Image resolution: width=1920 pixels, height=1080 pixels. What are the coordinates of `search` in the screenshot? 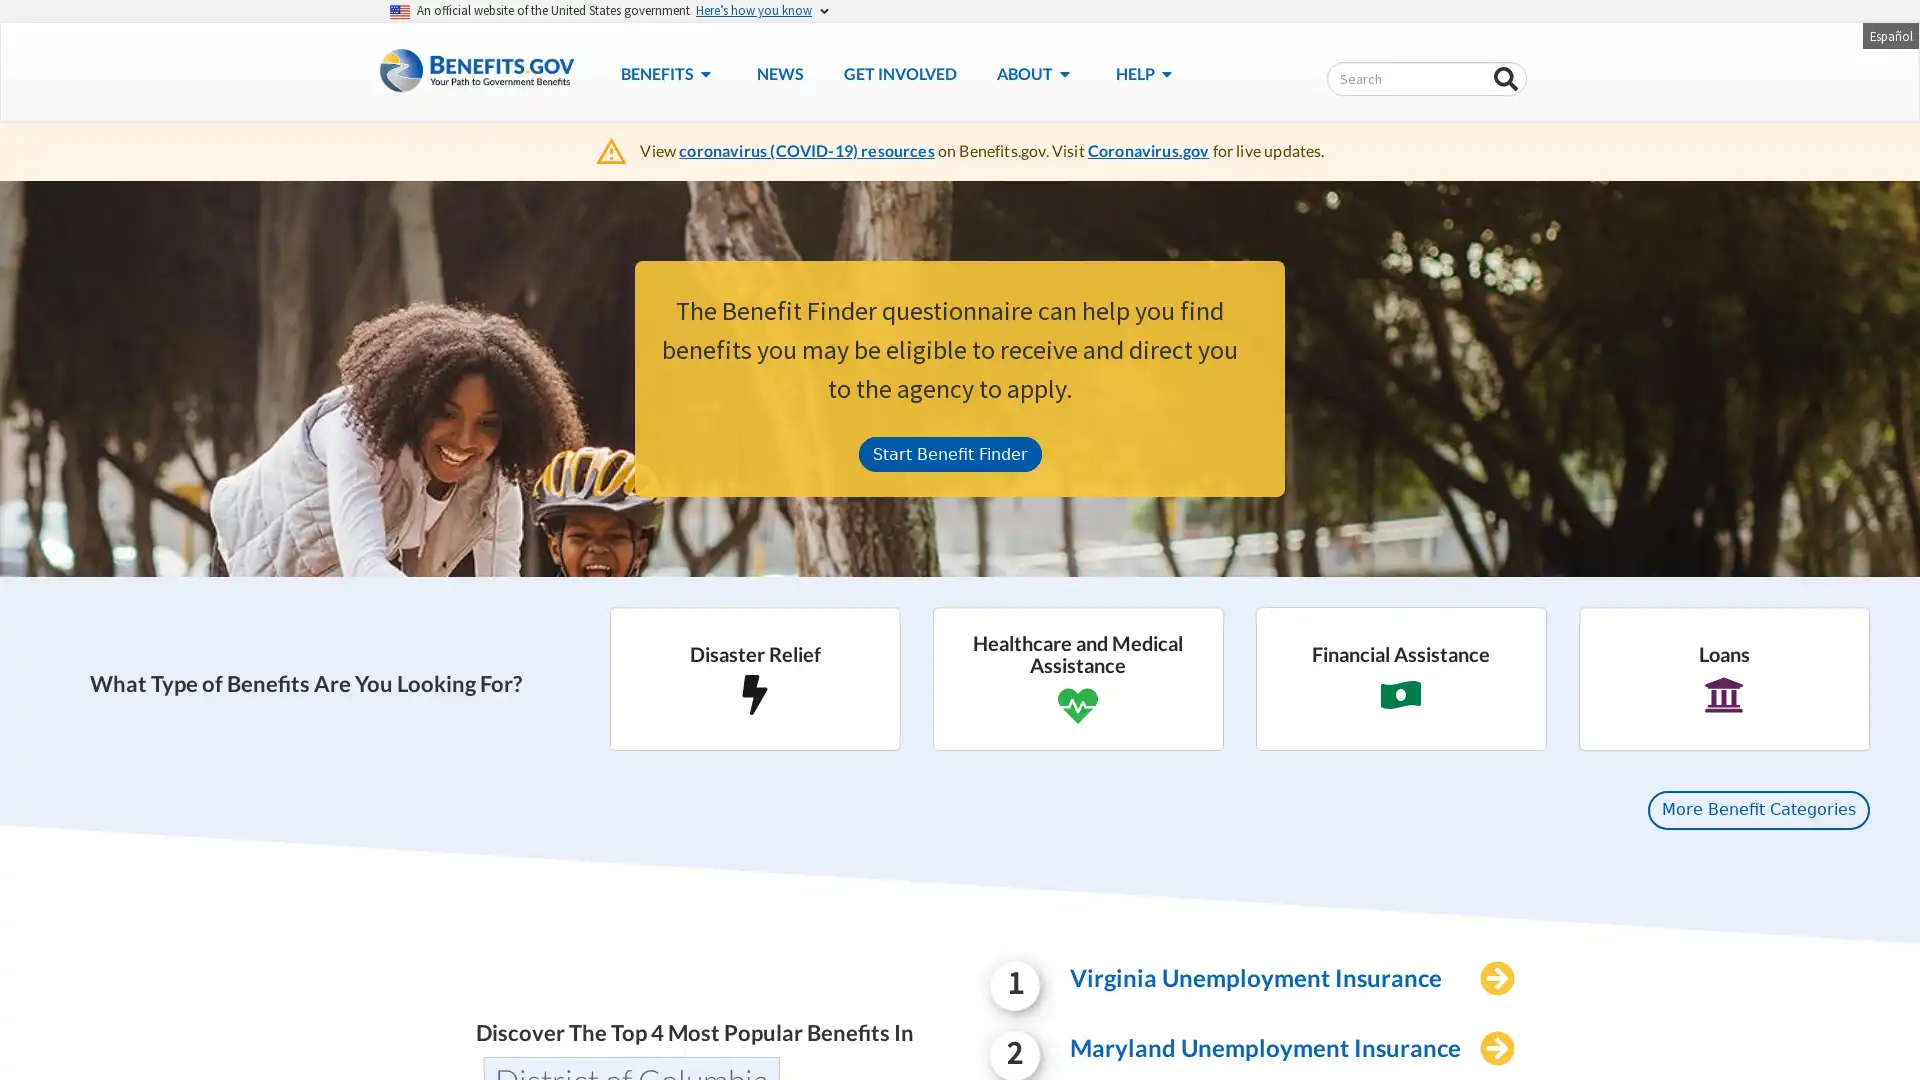 It's located at (1506, 79).